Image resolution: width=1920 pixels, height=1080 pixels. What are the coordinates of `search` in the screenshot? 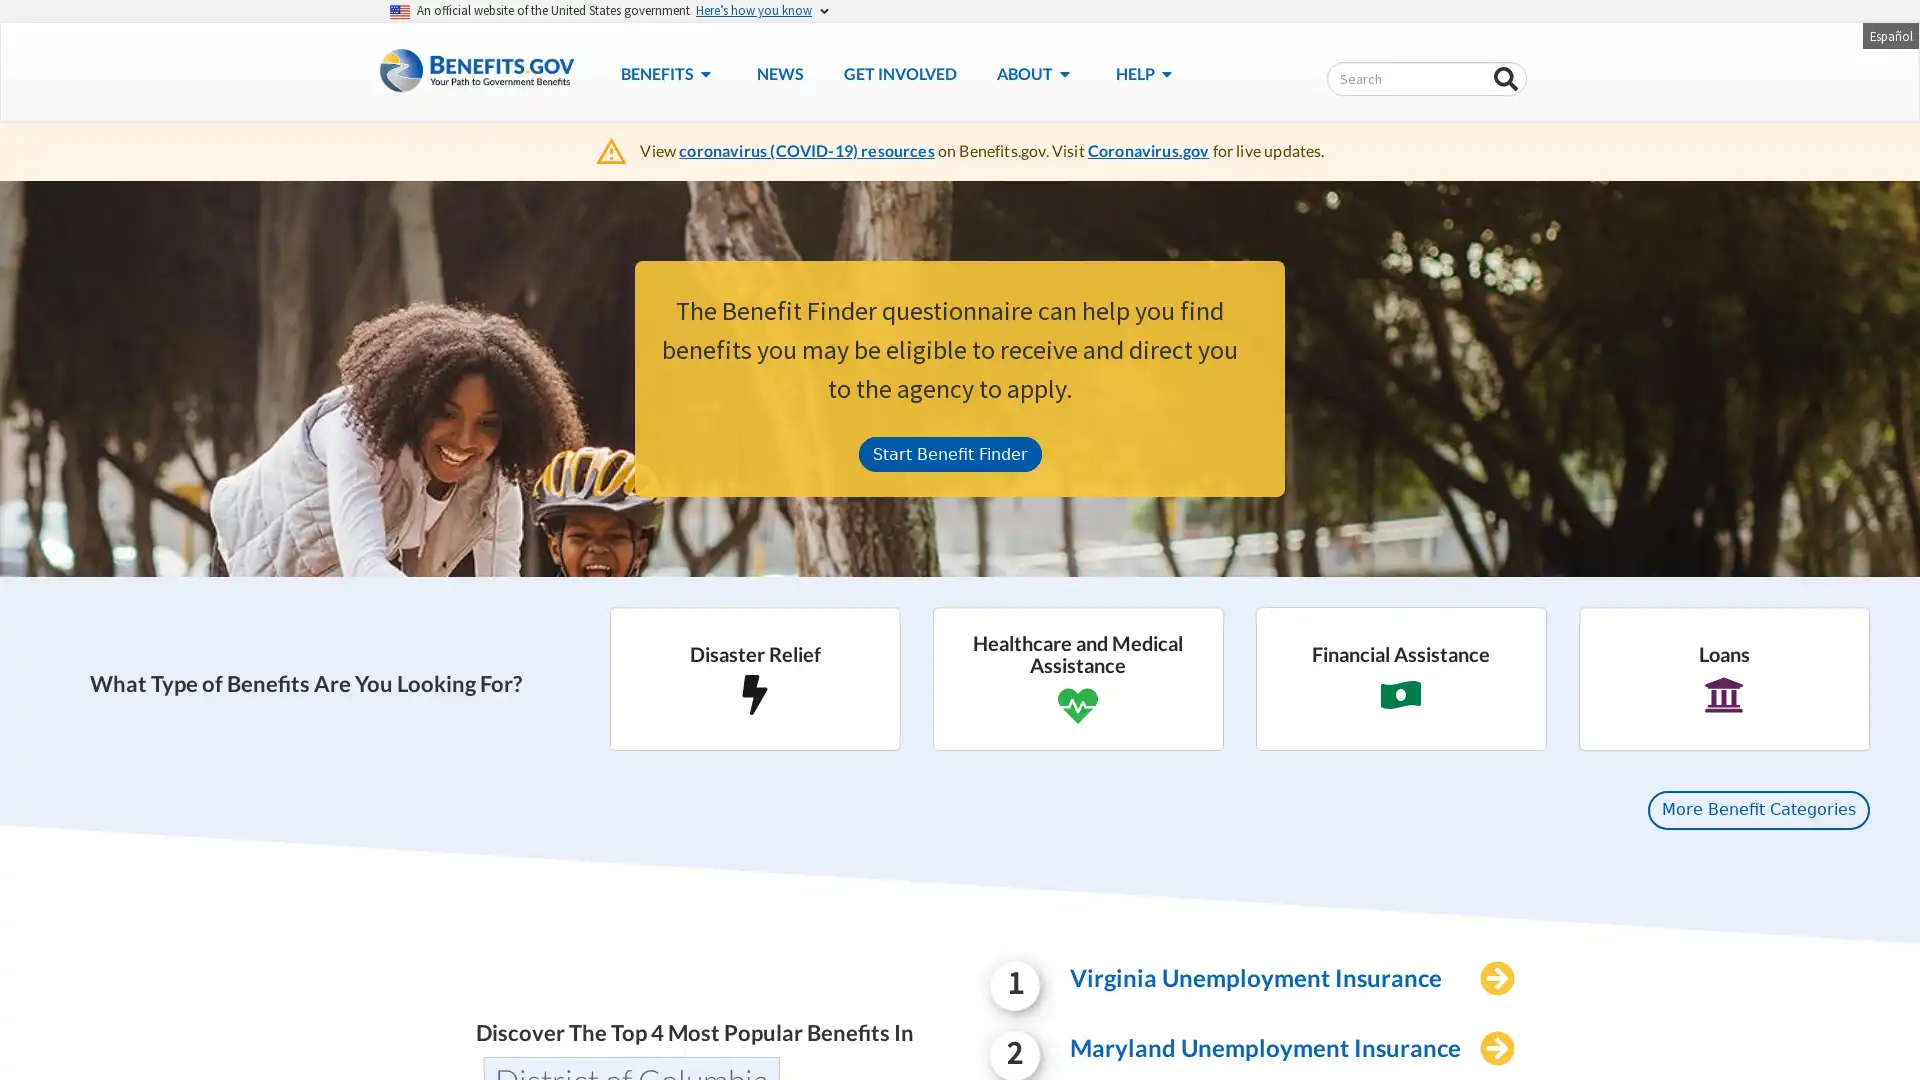 It's located at (1506, 79).